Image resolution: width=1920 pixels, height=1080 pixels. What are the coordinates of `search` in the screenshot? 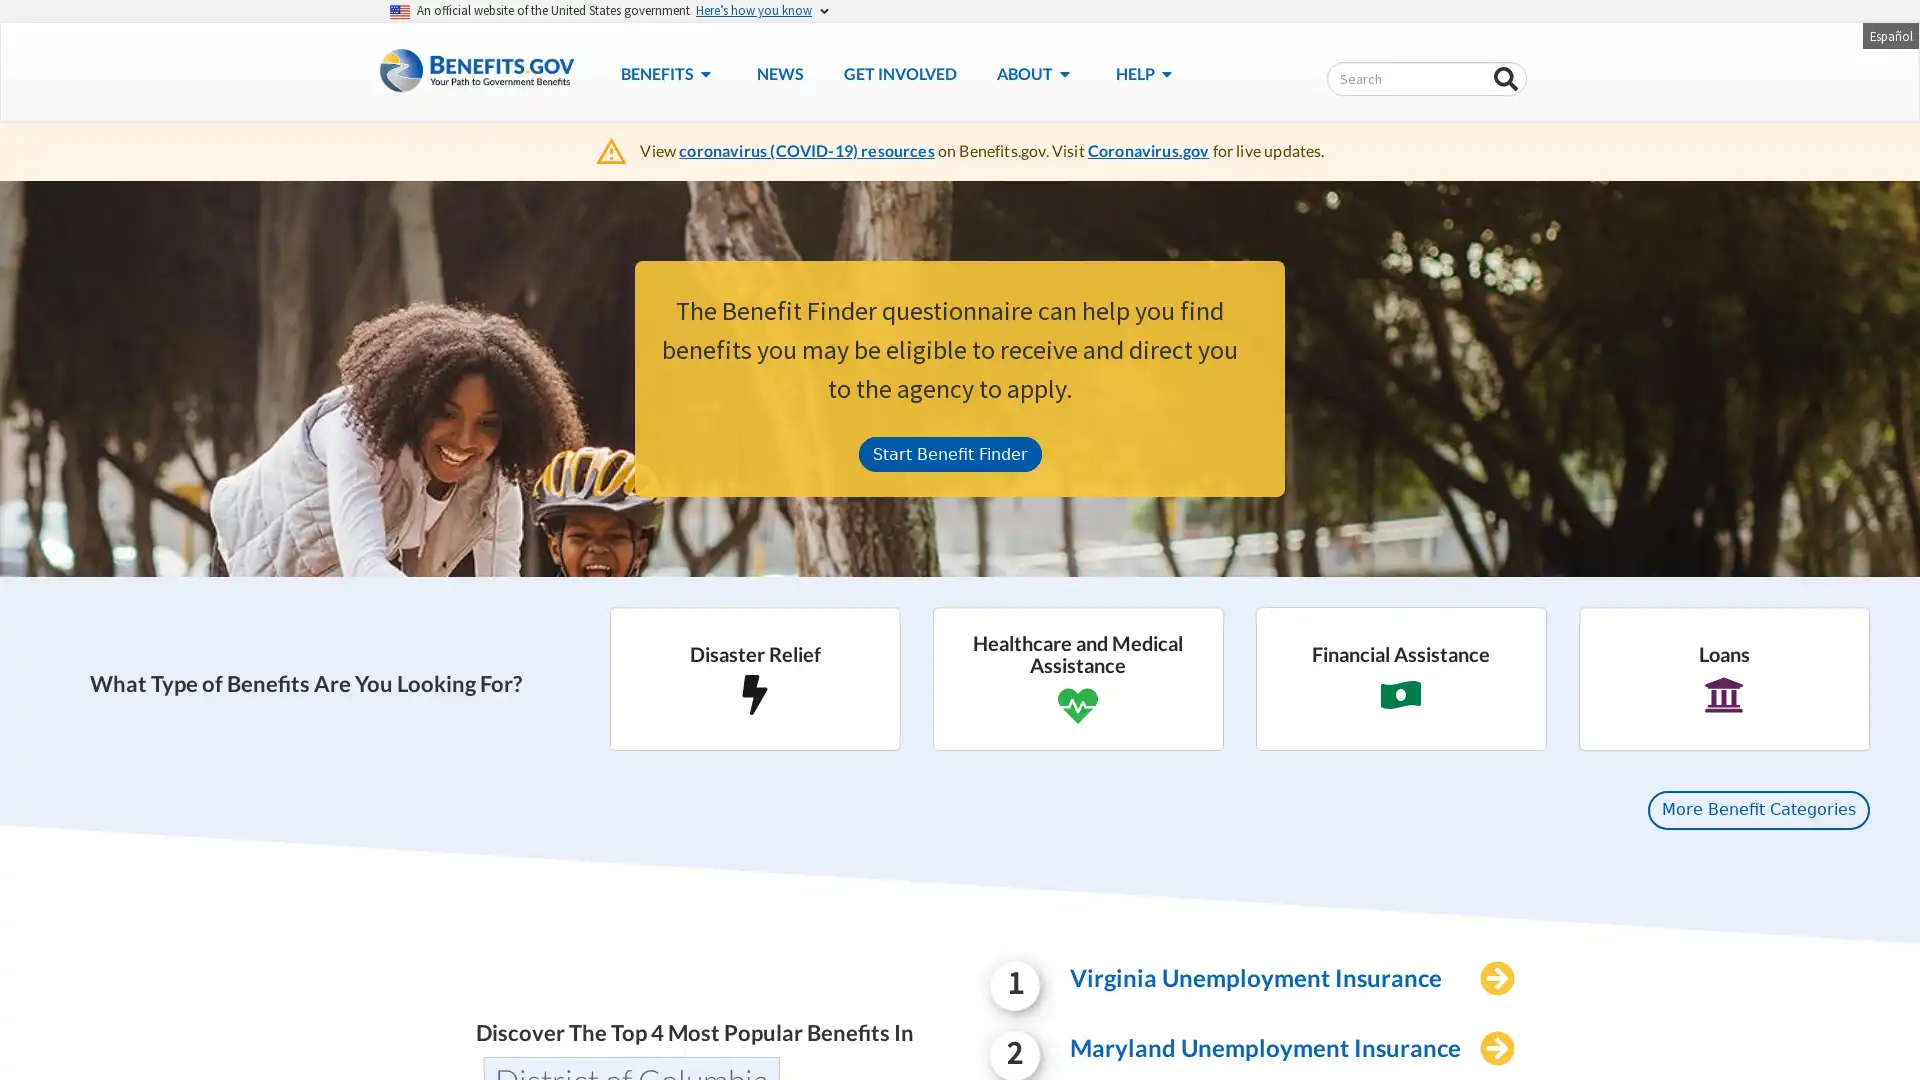 It's located at (1506, 79).